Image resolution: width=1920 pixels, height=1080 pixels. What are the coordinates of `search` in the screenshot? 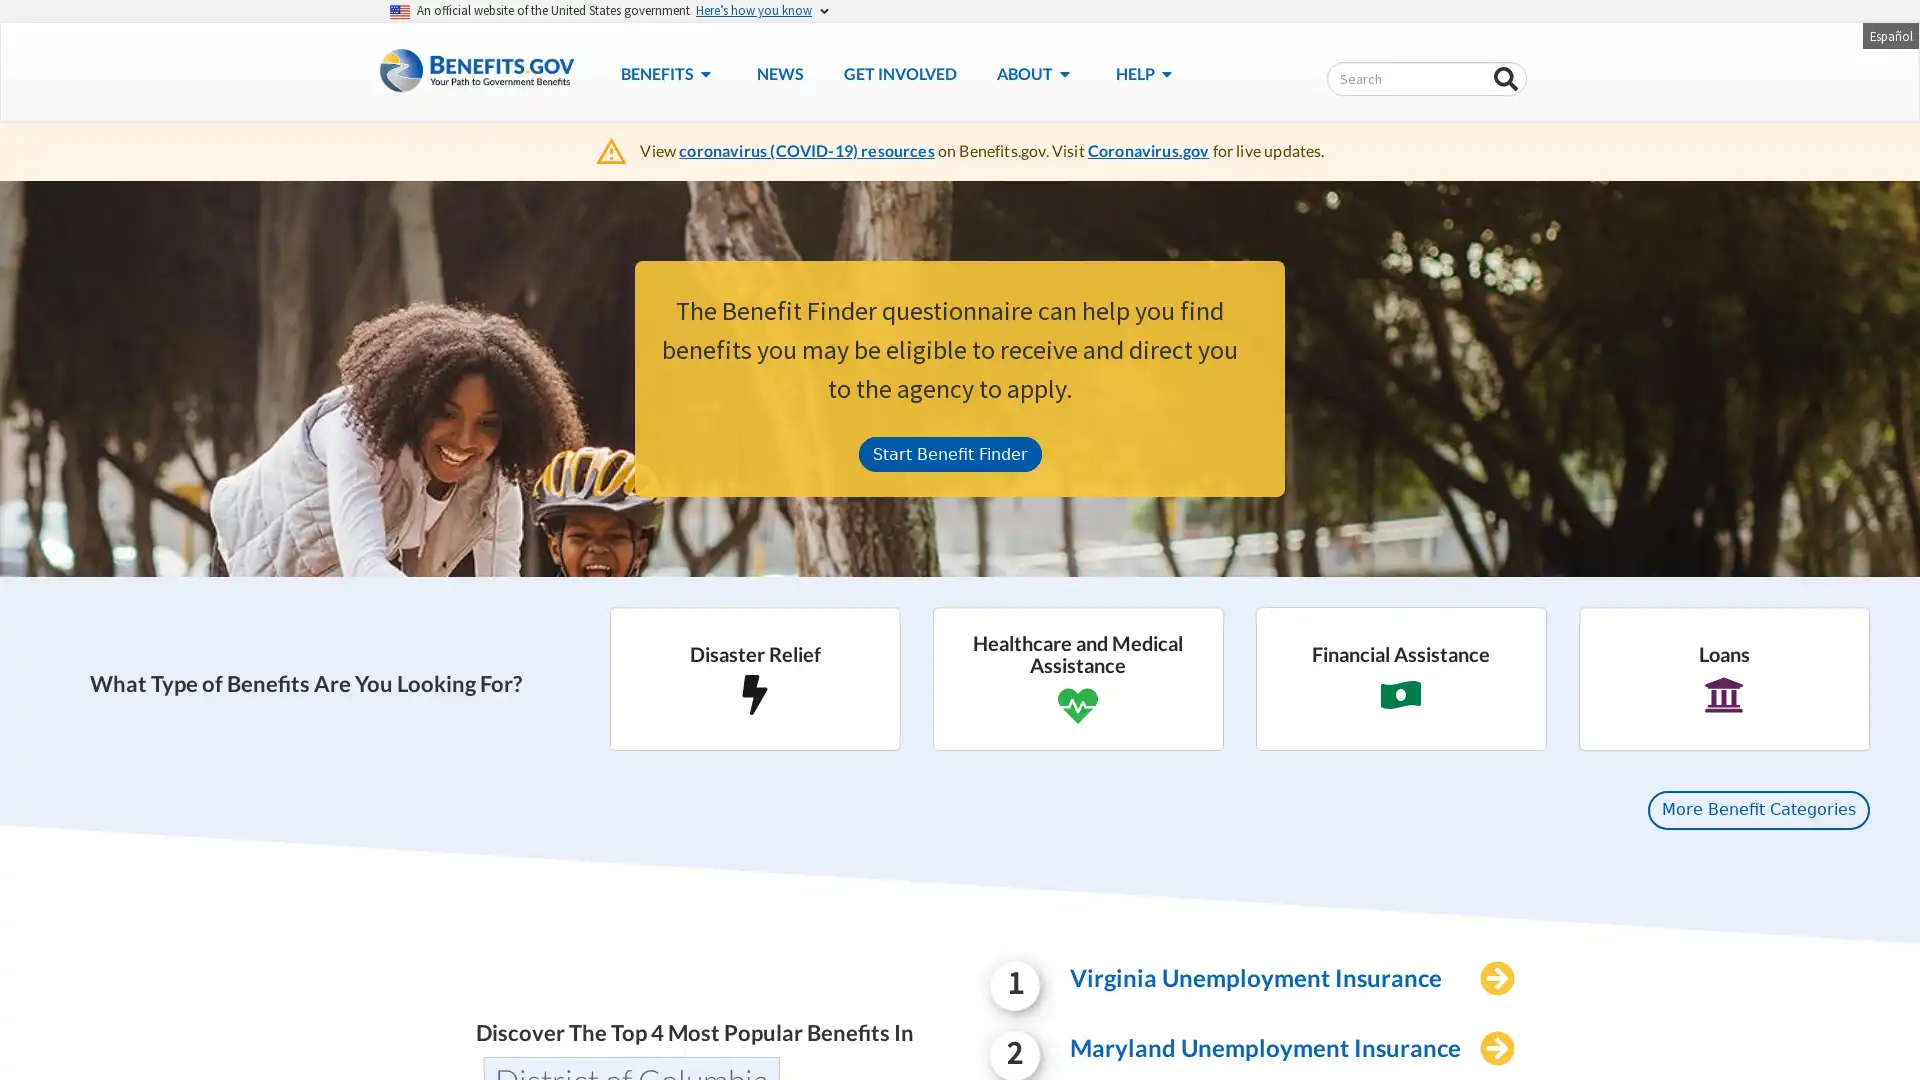 It's located at (1506, 79).